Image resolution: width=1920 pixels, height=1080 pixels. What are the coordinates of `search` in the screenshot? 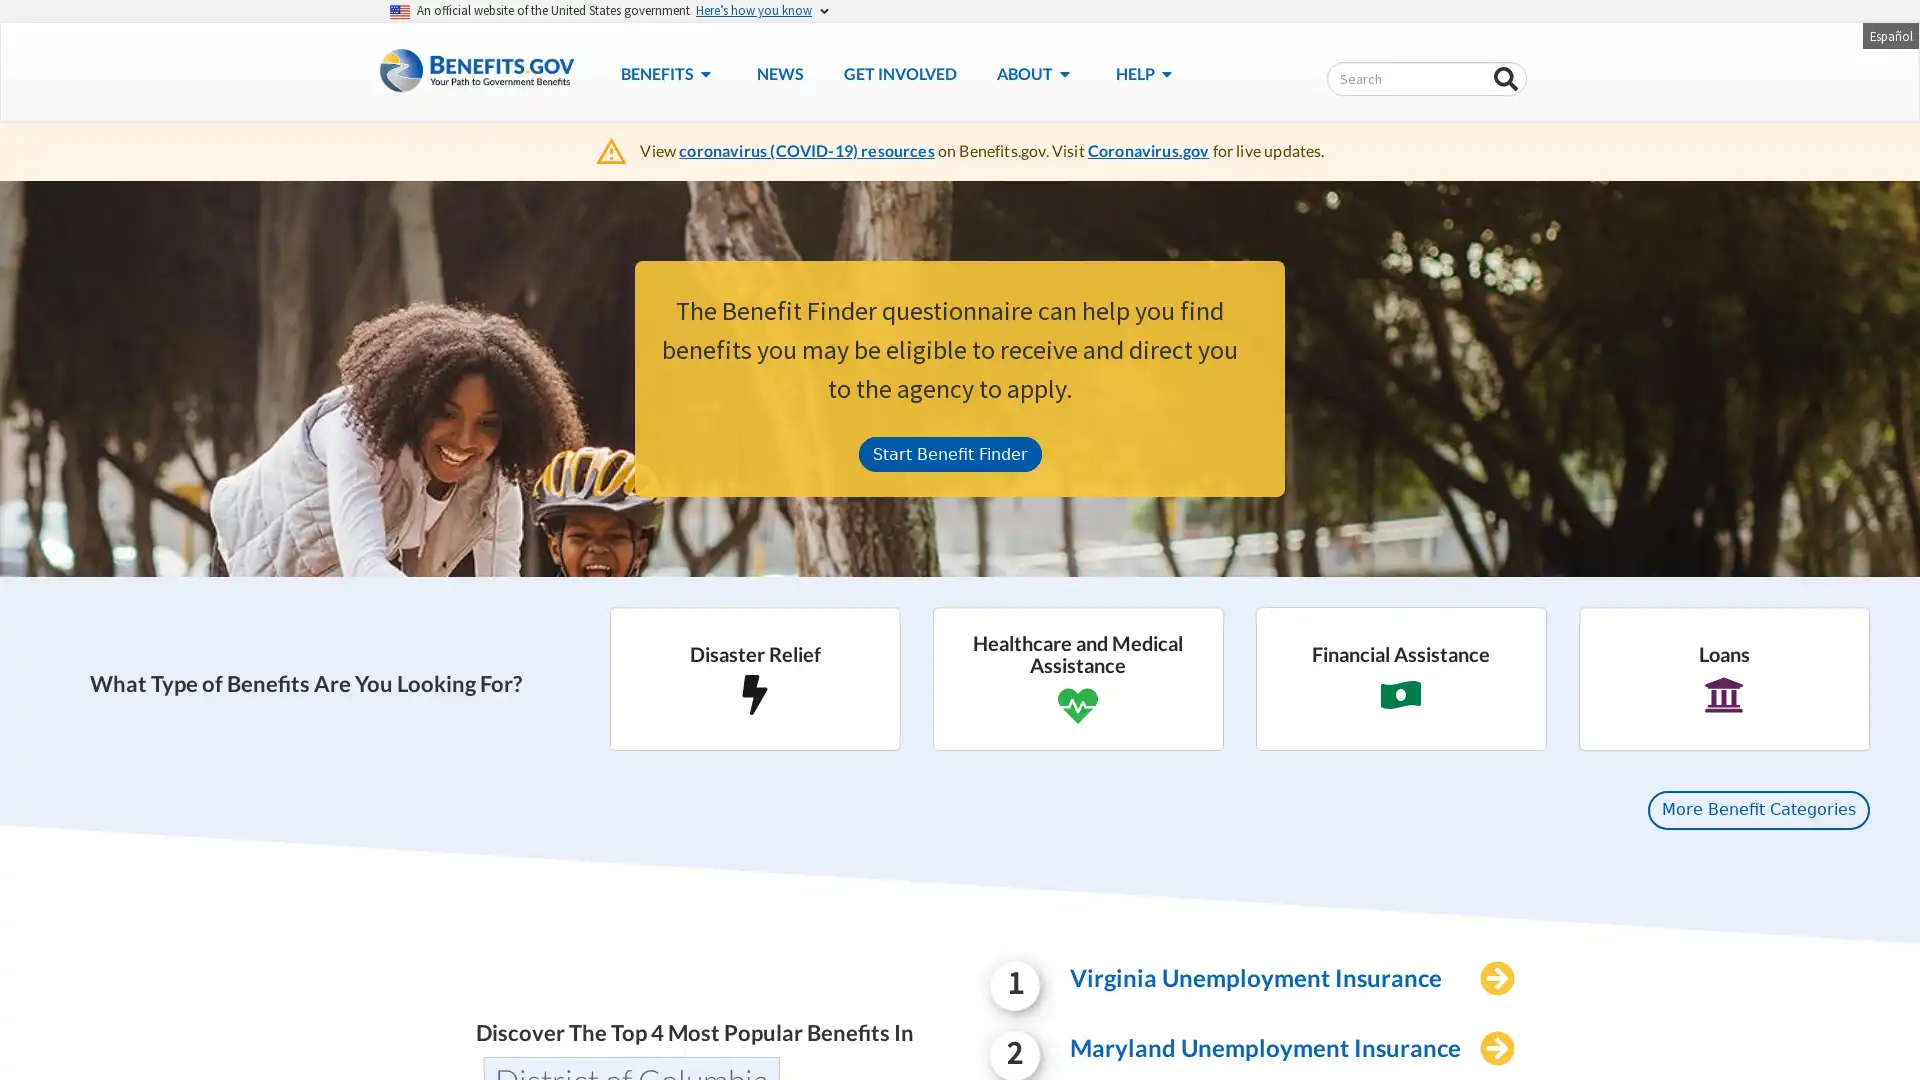 It's located at (1506, 79).